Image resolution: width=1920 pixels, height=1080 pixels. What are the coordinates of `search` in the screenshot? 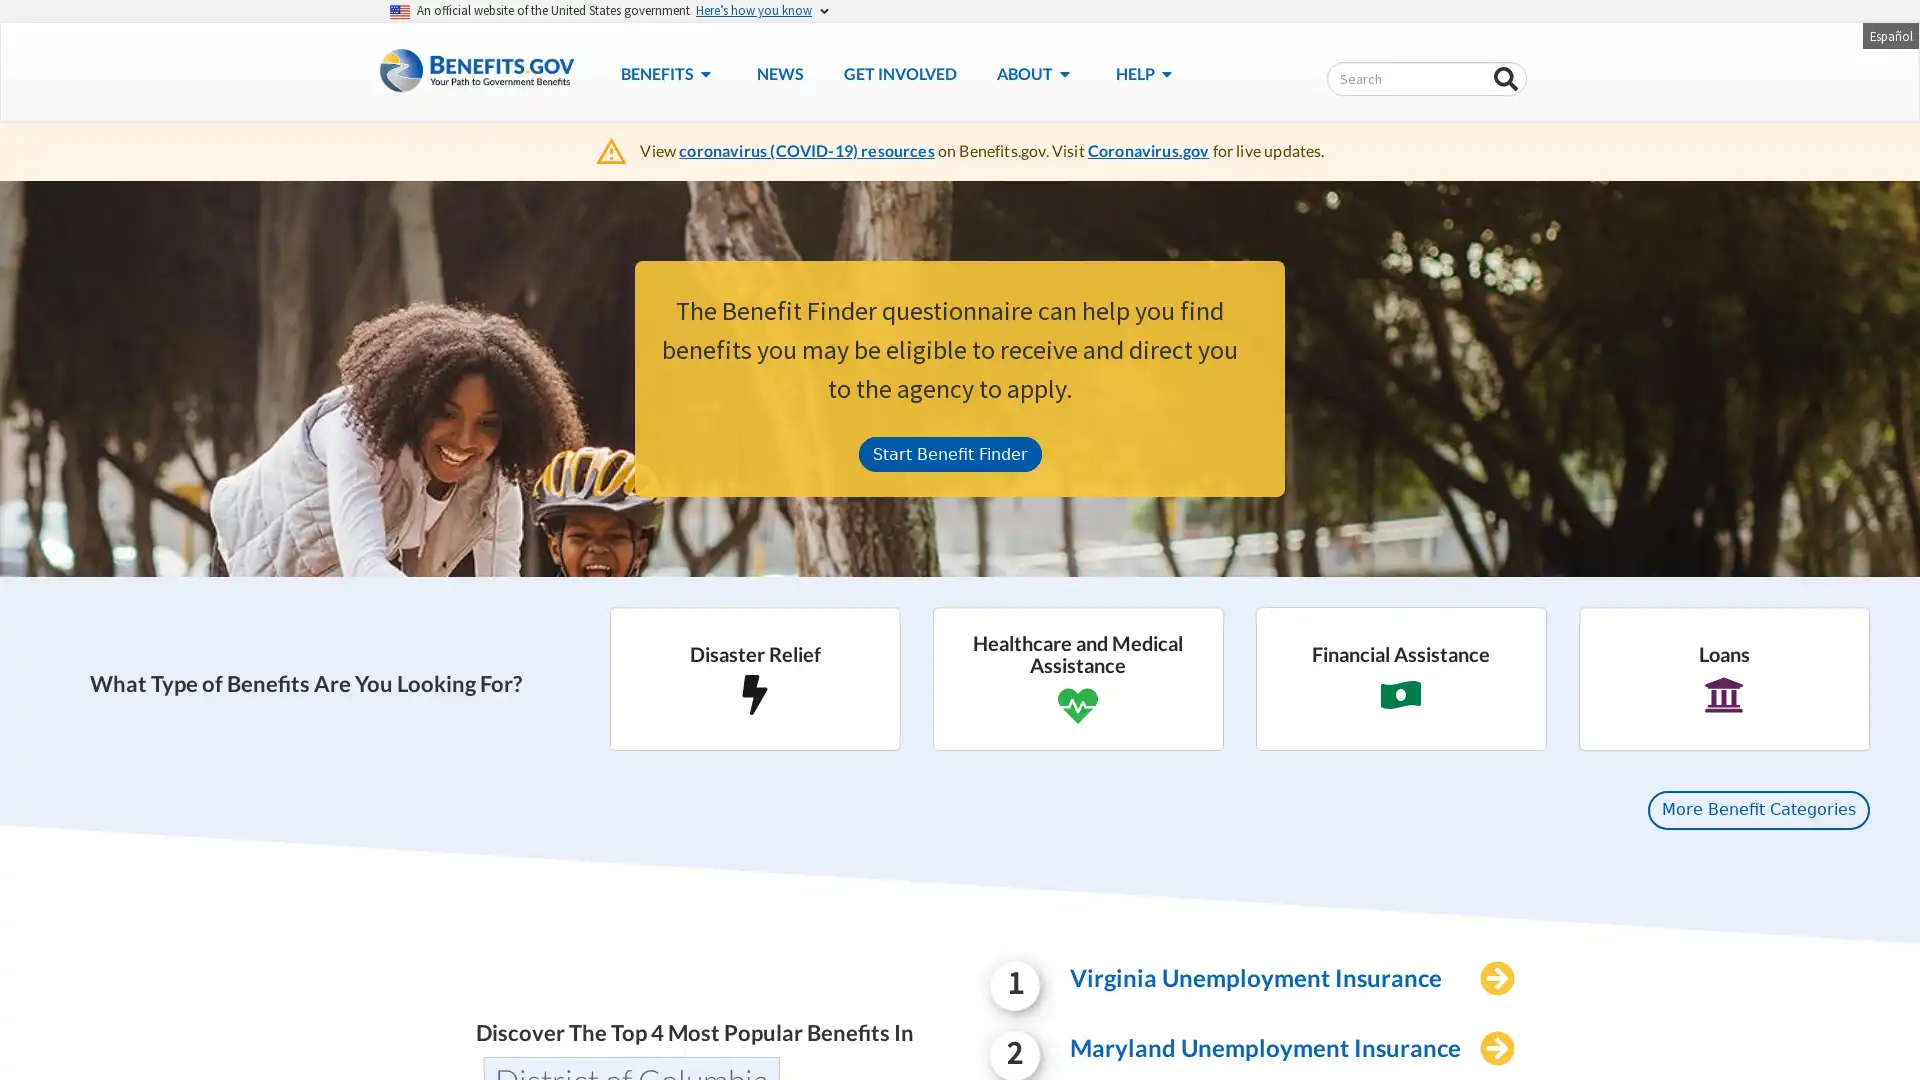 It's located at (1506, 79).